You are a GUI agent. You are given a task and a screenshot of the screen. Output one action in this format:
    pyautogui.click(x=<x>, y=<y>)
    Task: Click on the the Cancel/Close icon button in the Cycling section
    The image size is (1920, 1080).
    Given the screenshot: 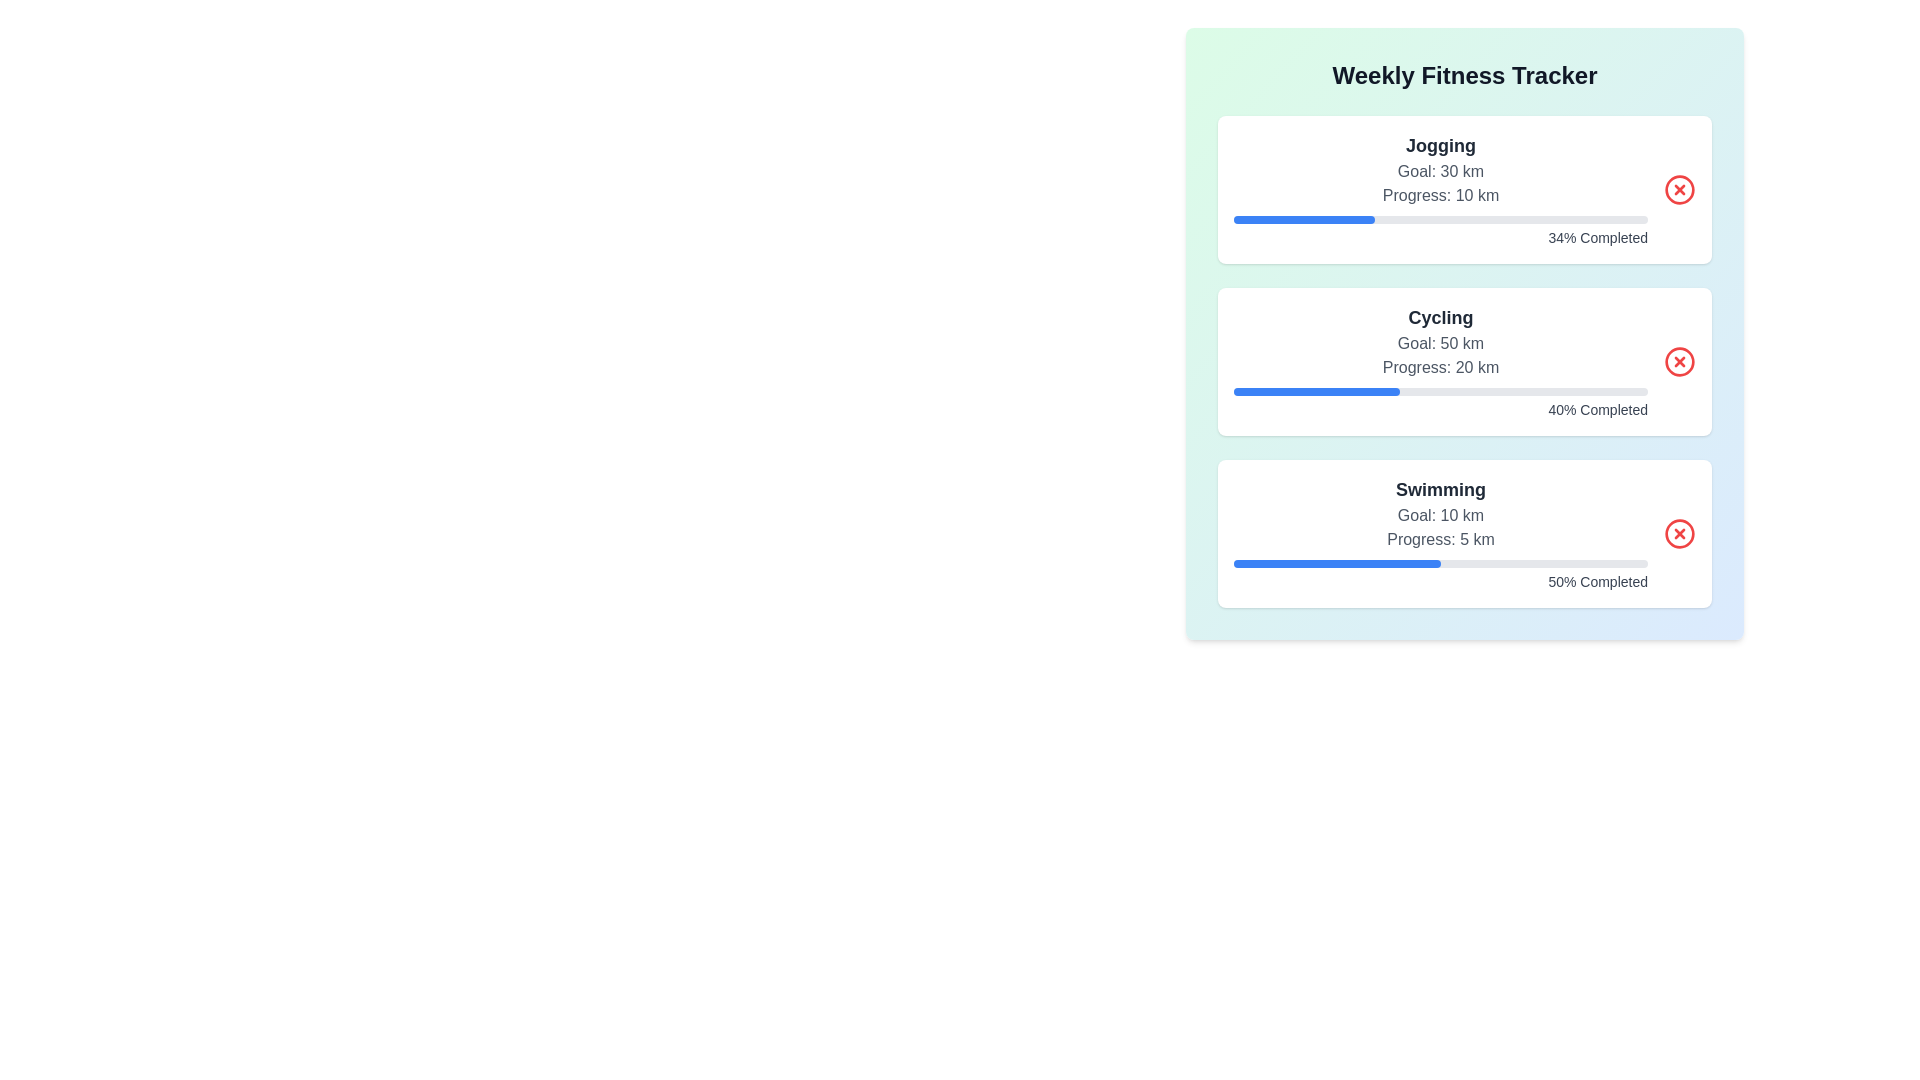 What is the action you would take?
    pyautogui.click(x=1680, y=362)
    